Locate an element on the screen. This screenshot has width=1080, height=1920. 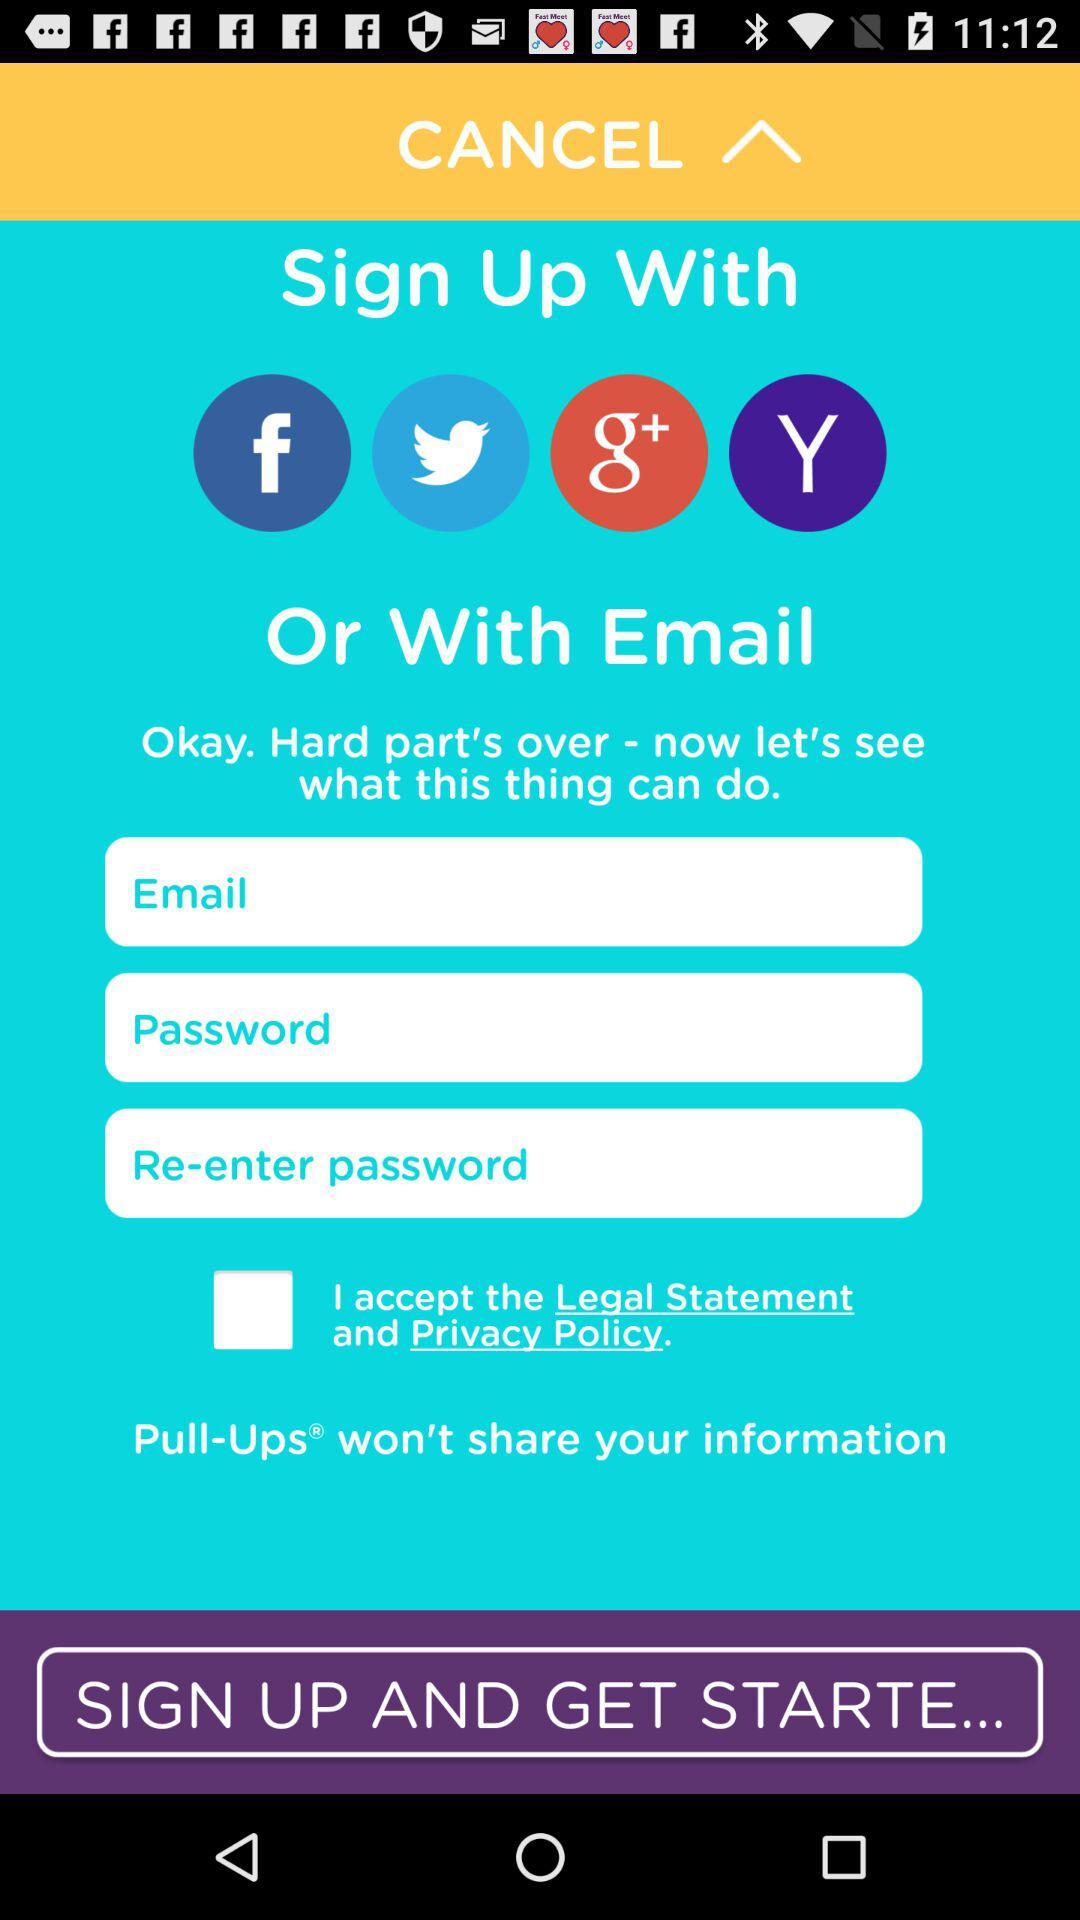
sign up with yahoo is located at coordinates (806, 451).